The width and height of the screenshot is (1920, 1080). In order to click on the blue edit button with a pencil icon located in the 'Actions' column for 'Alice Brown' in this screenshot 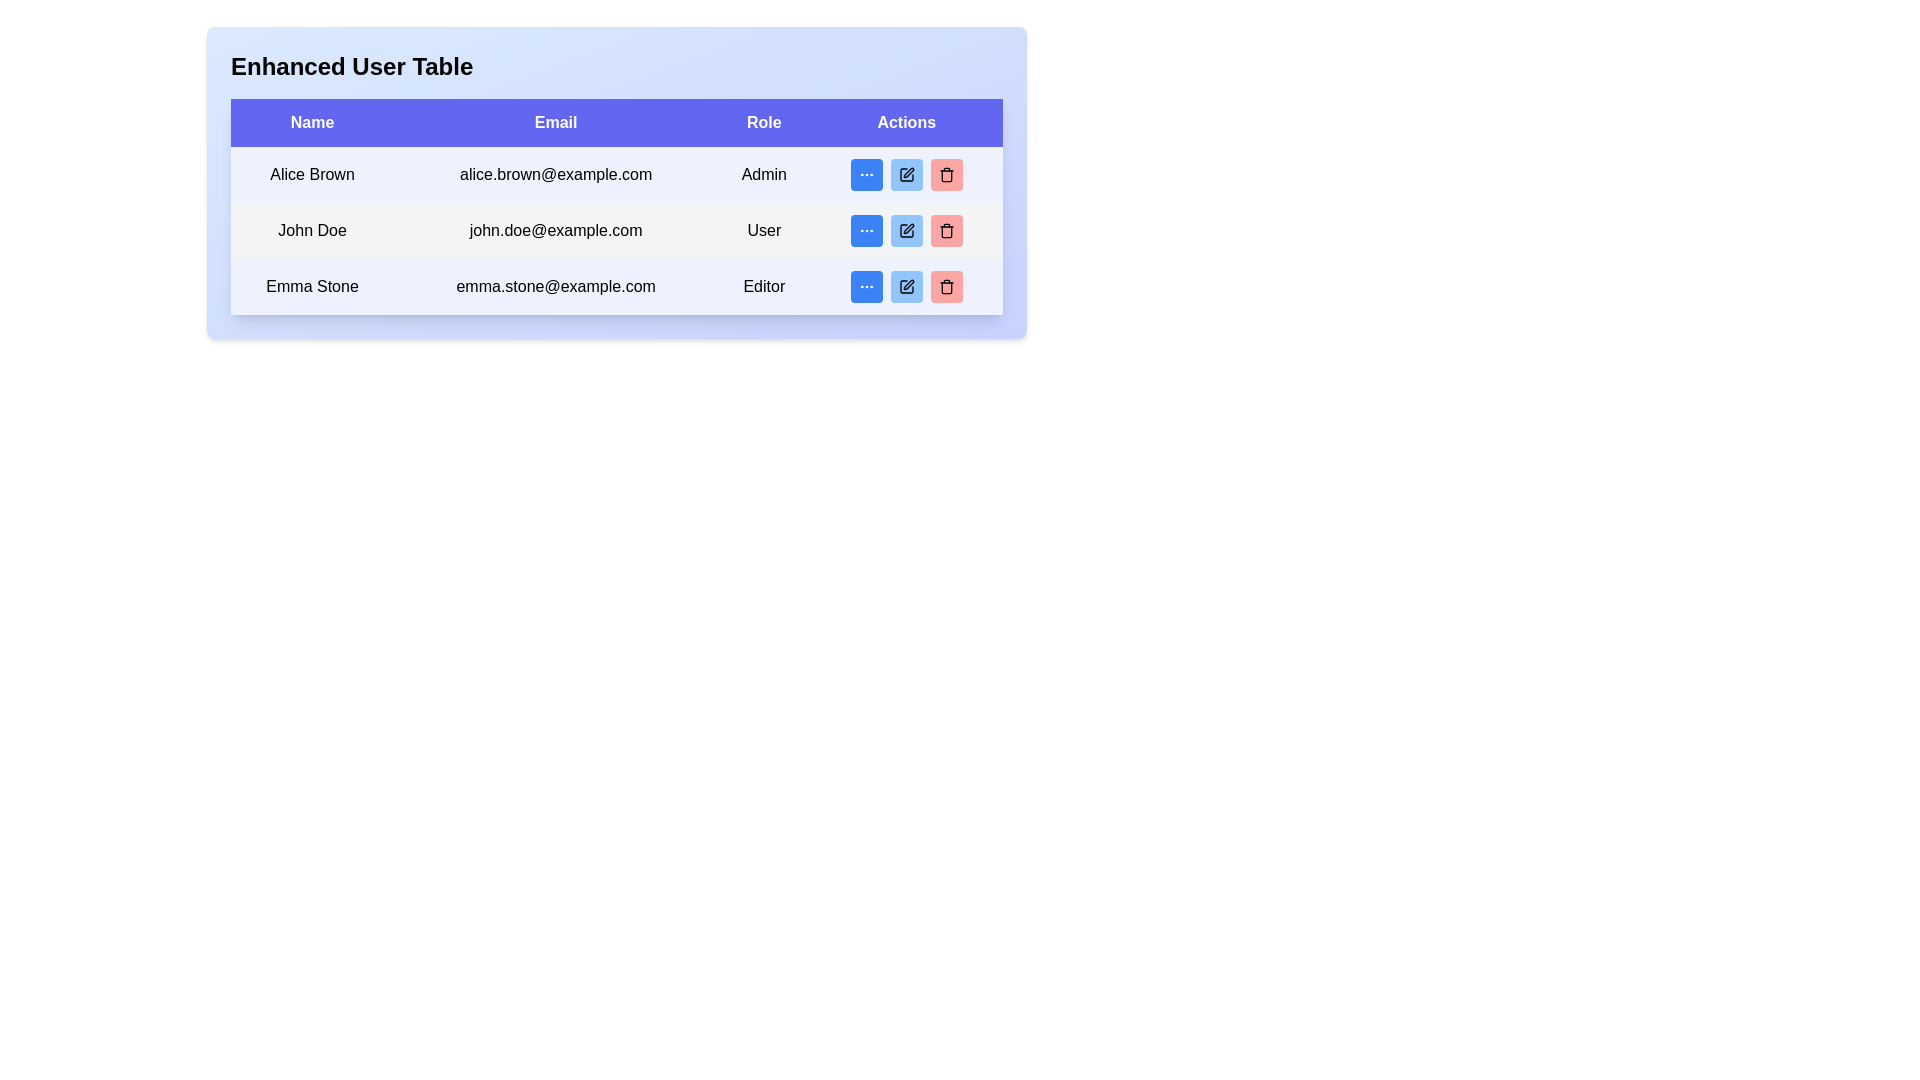, I will do `click(905, 173)`.